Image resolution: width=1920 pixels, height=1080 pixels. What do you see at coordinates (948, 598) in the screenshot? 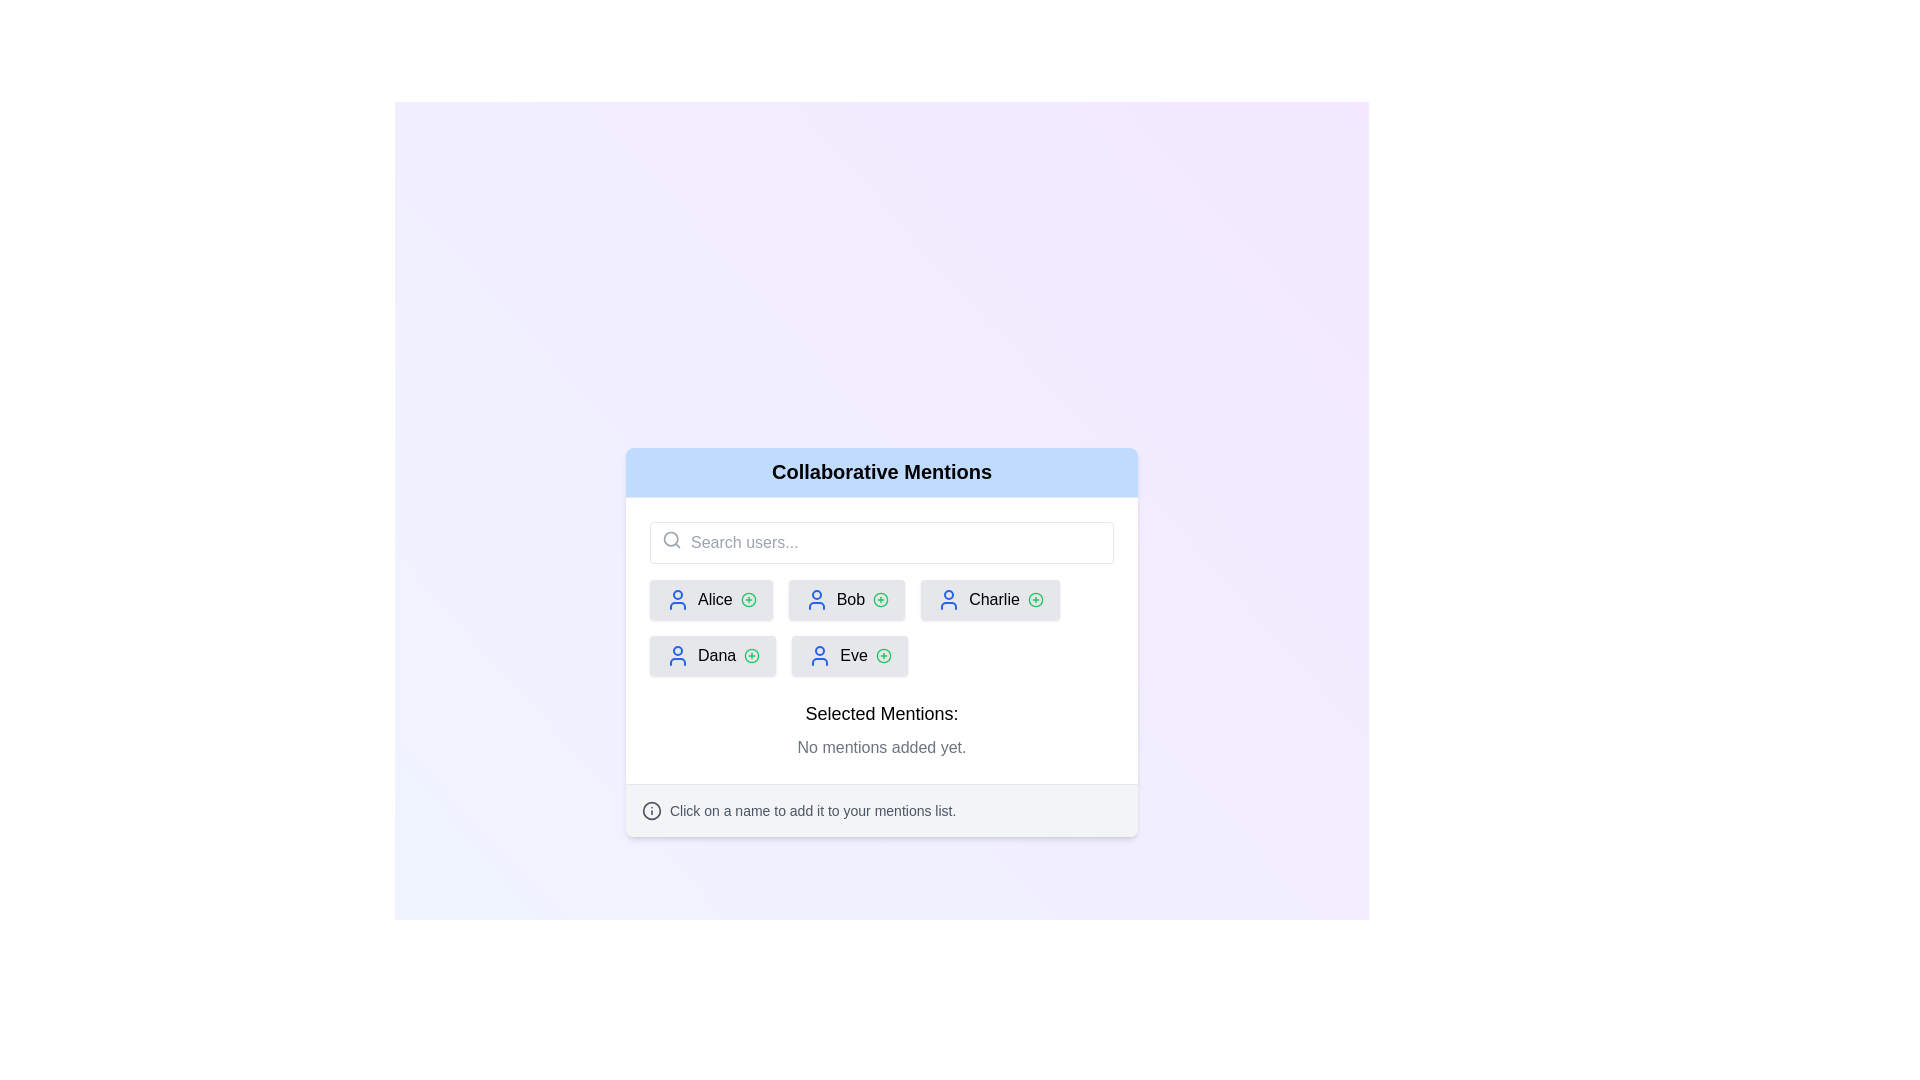
I see `the 'Charlie' user icon located to the left of the username 'Charlie' in the user card` at bounding box center [948, 598].